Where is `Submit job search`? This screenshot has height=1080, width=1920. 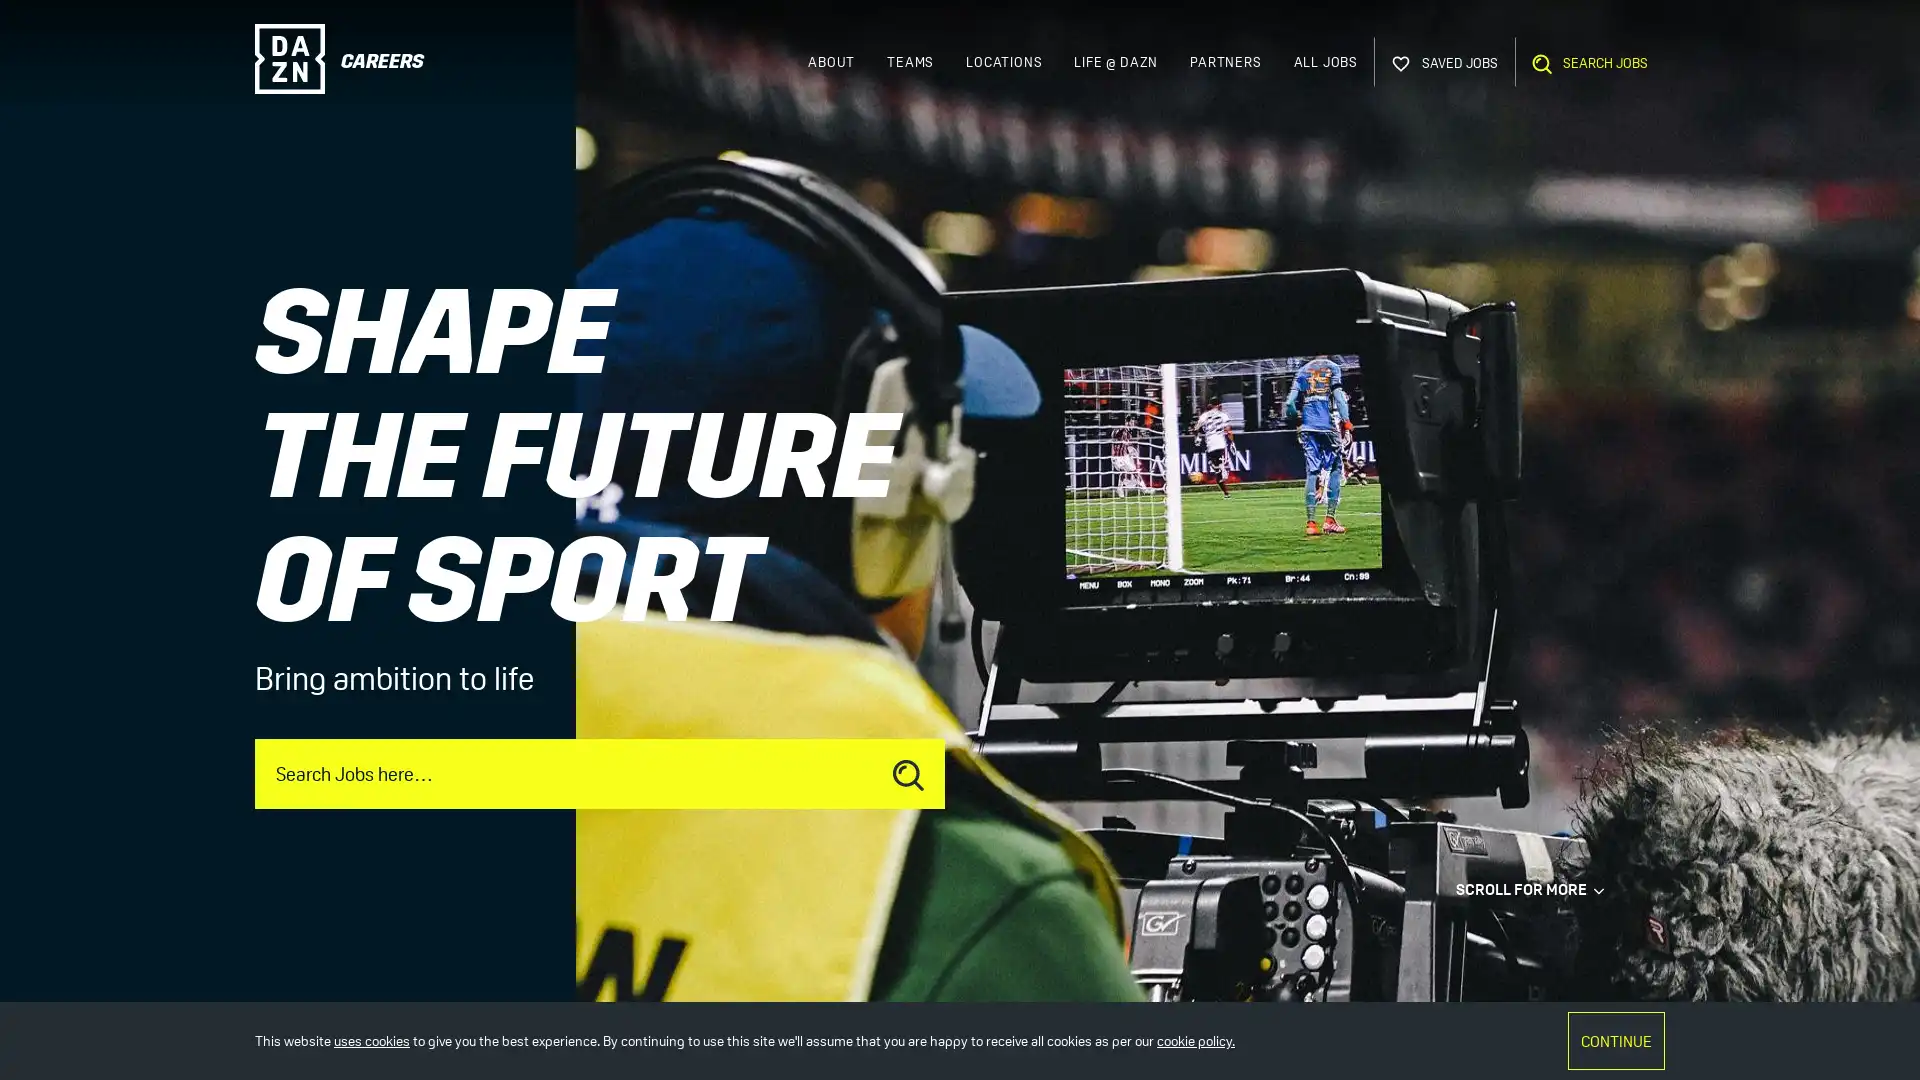 Submit job search is located at coordinates (906, 773).